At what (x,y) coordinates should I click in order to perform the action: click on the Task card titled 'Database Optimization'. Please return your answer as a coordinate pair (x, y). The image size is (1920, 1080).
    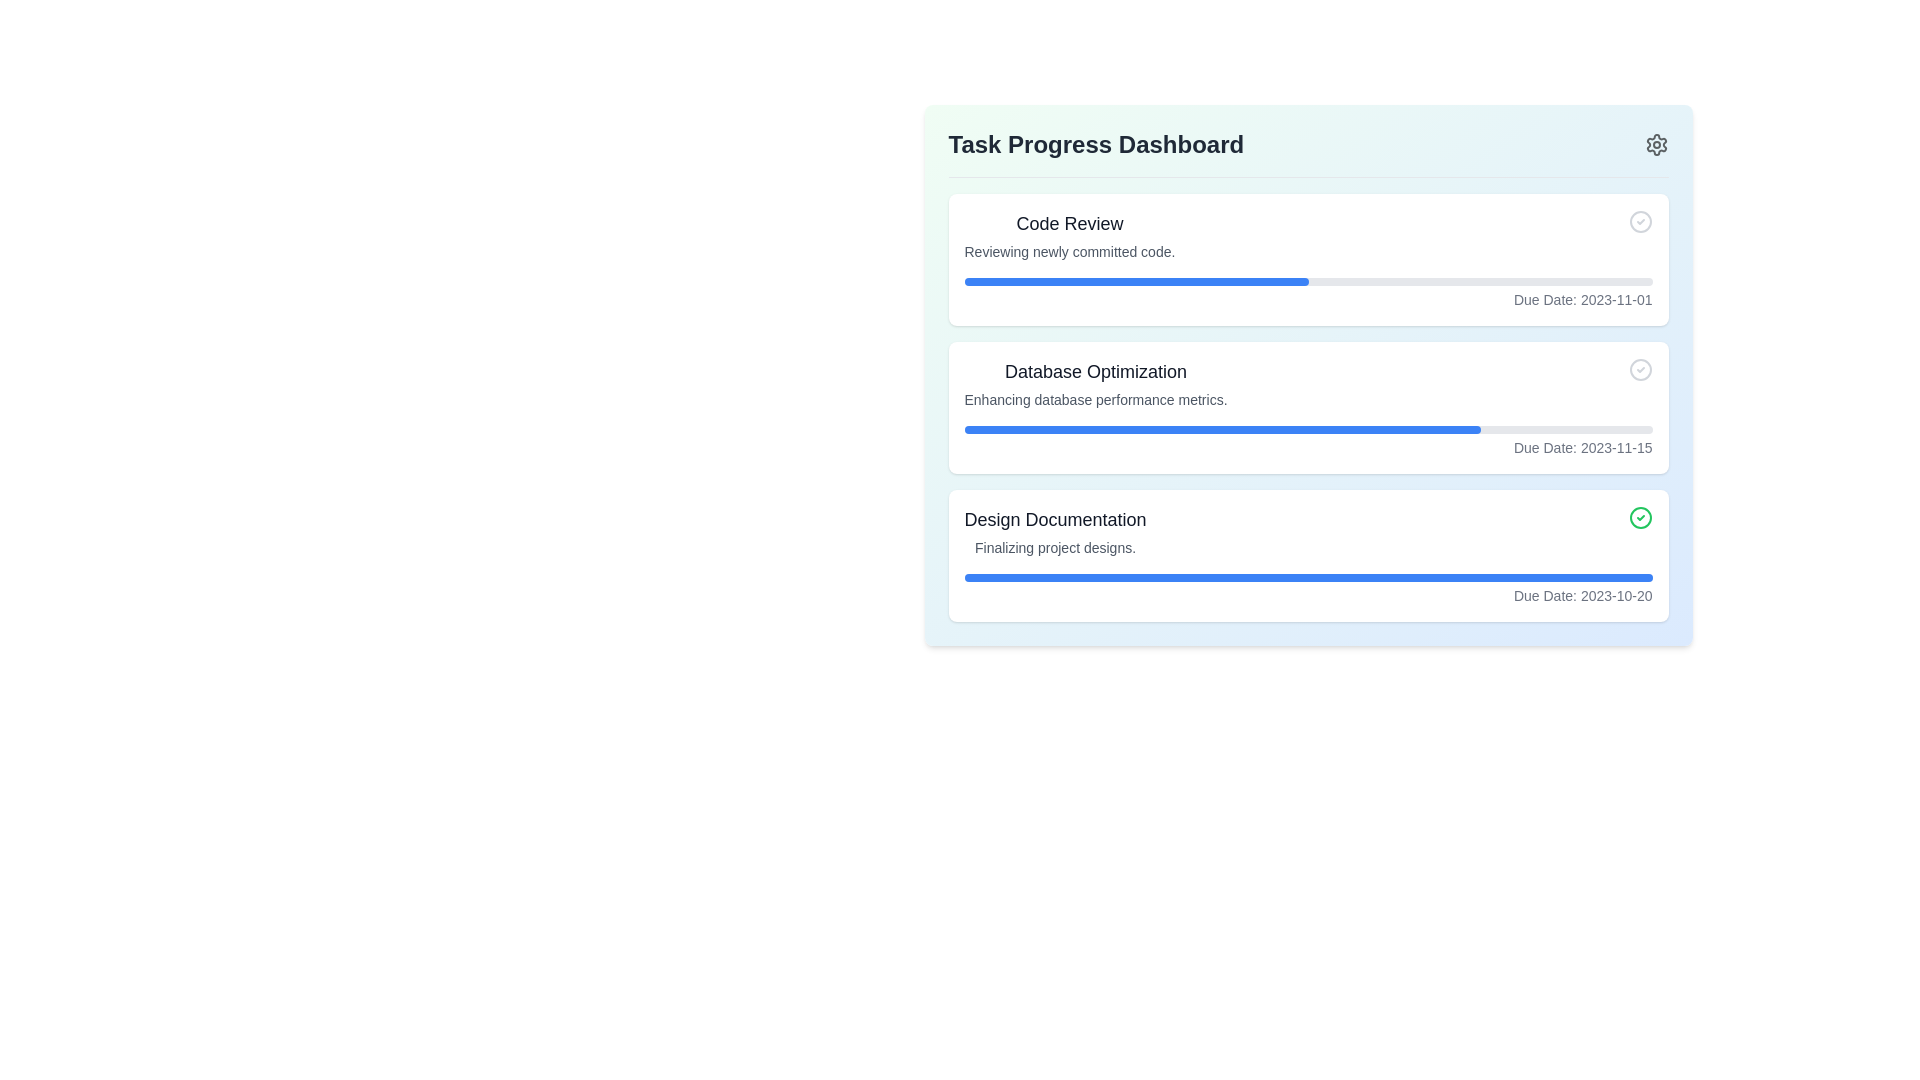
    Looking at the image, I should click on (1308, 407).